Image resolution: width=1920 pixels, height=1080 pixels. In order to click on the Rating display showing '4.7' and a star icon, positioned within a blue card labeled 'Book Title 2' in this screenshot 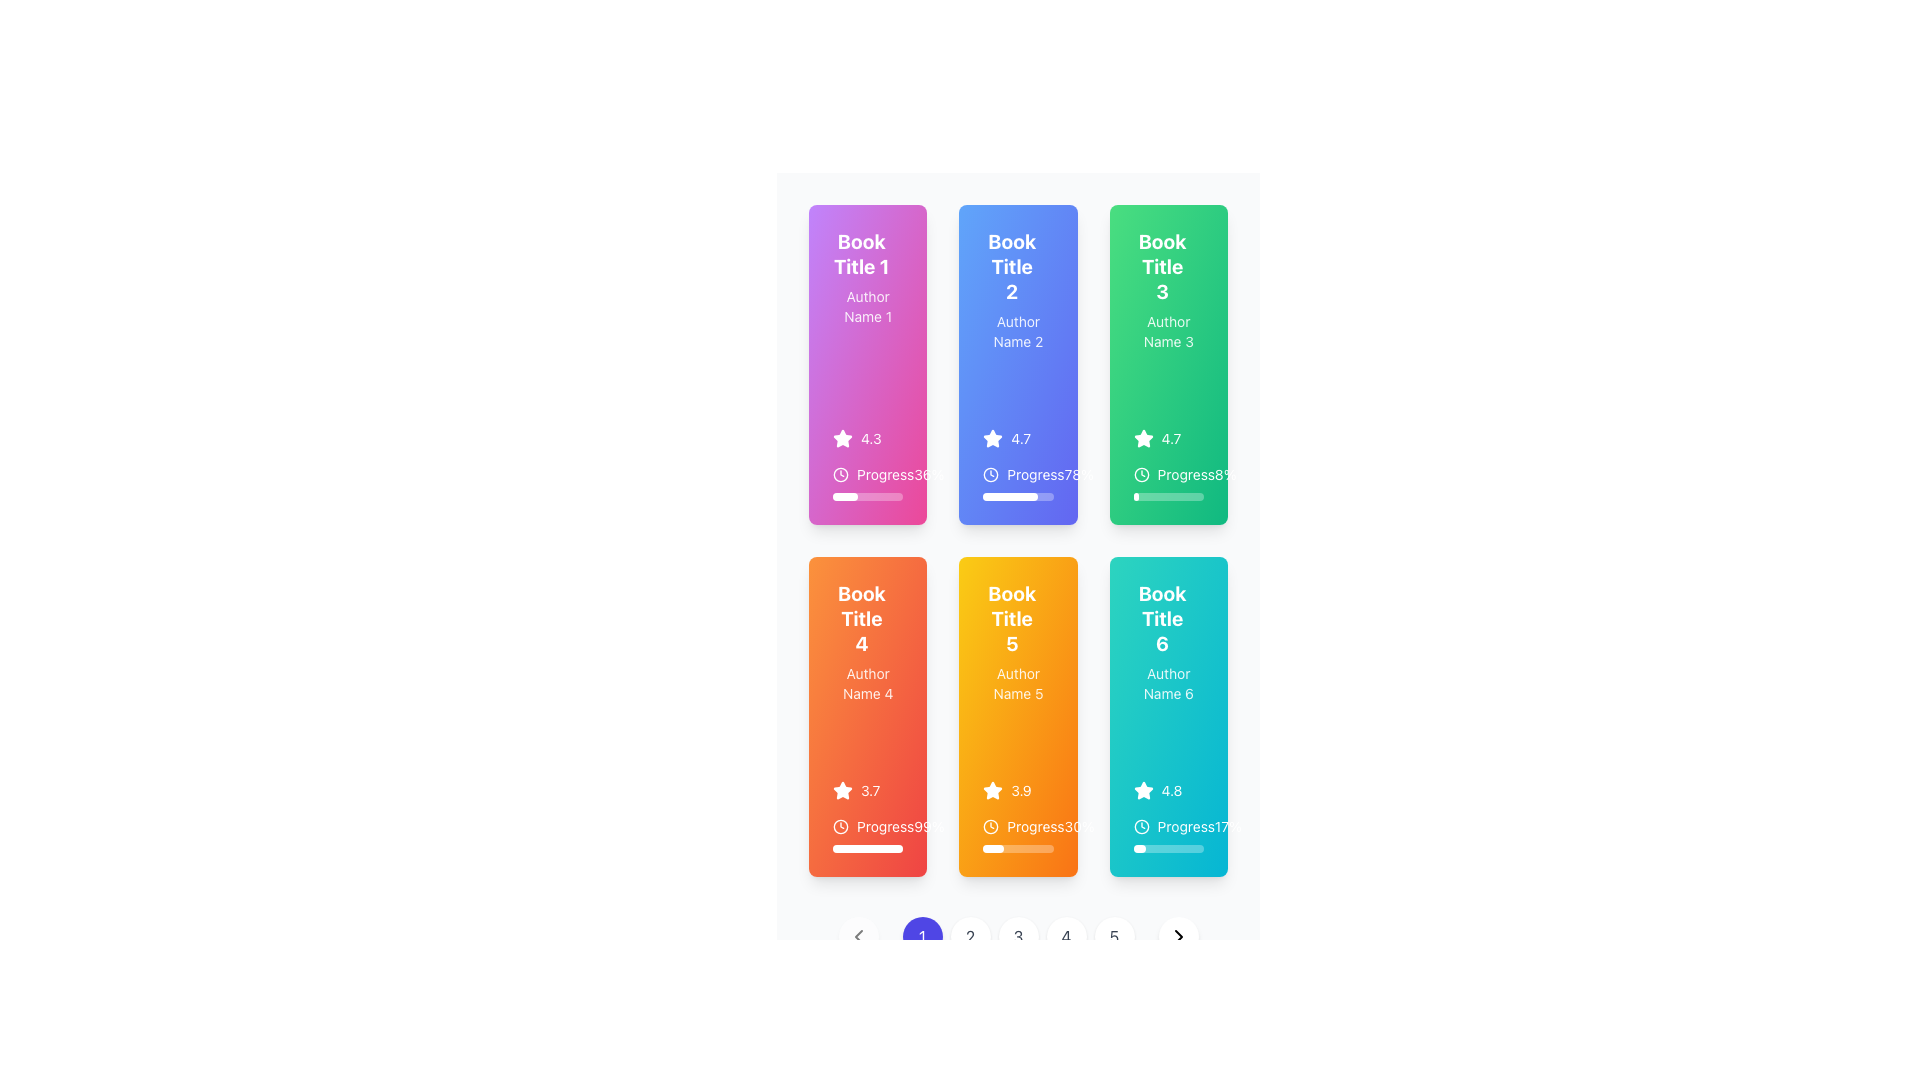, I will do `click(1018, 438)`.